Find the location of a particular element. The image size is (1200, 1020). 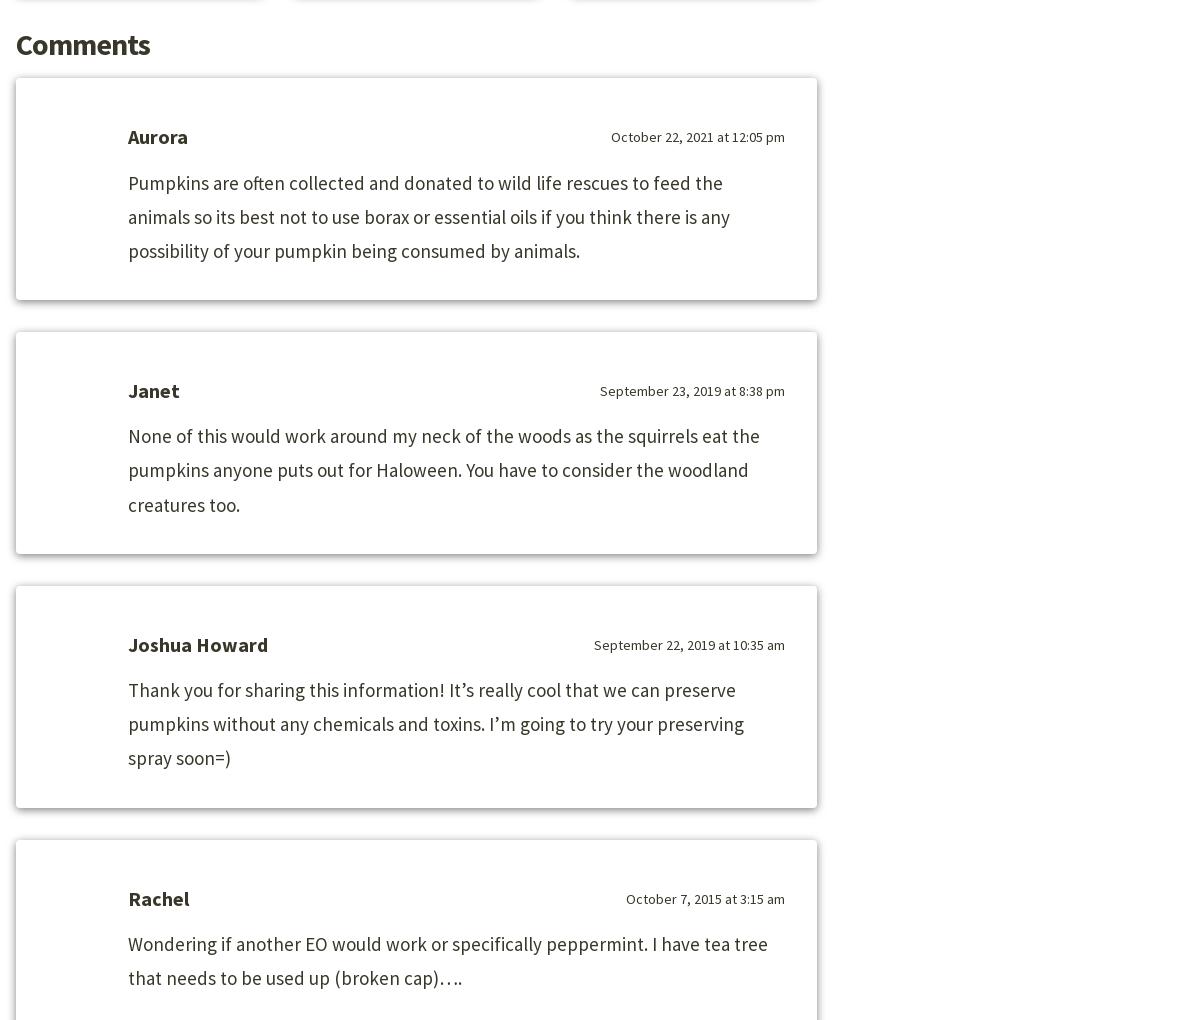

'Wondering if another EO would work or specifically peppermint. I have tea tree that needs to be used up (broken cap)….' is located at coordinates (447, 959).